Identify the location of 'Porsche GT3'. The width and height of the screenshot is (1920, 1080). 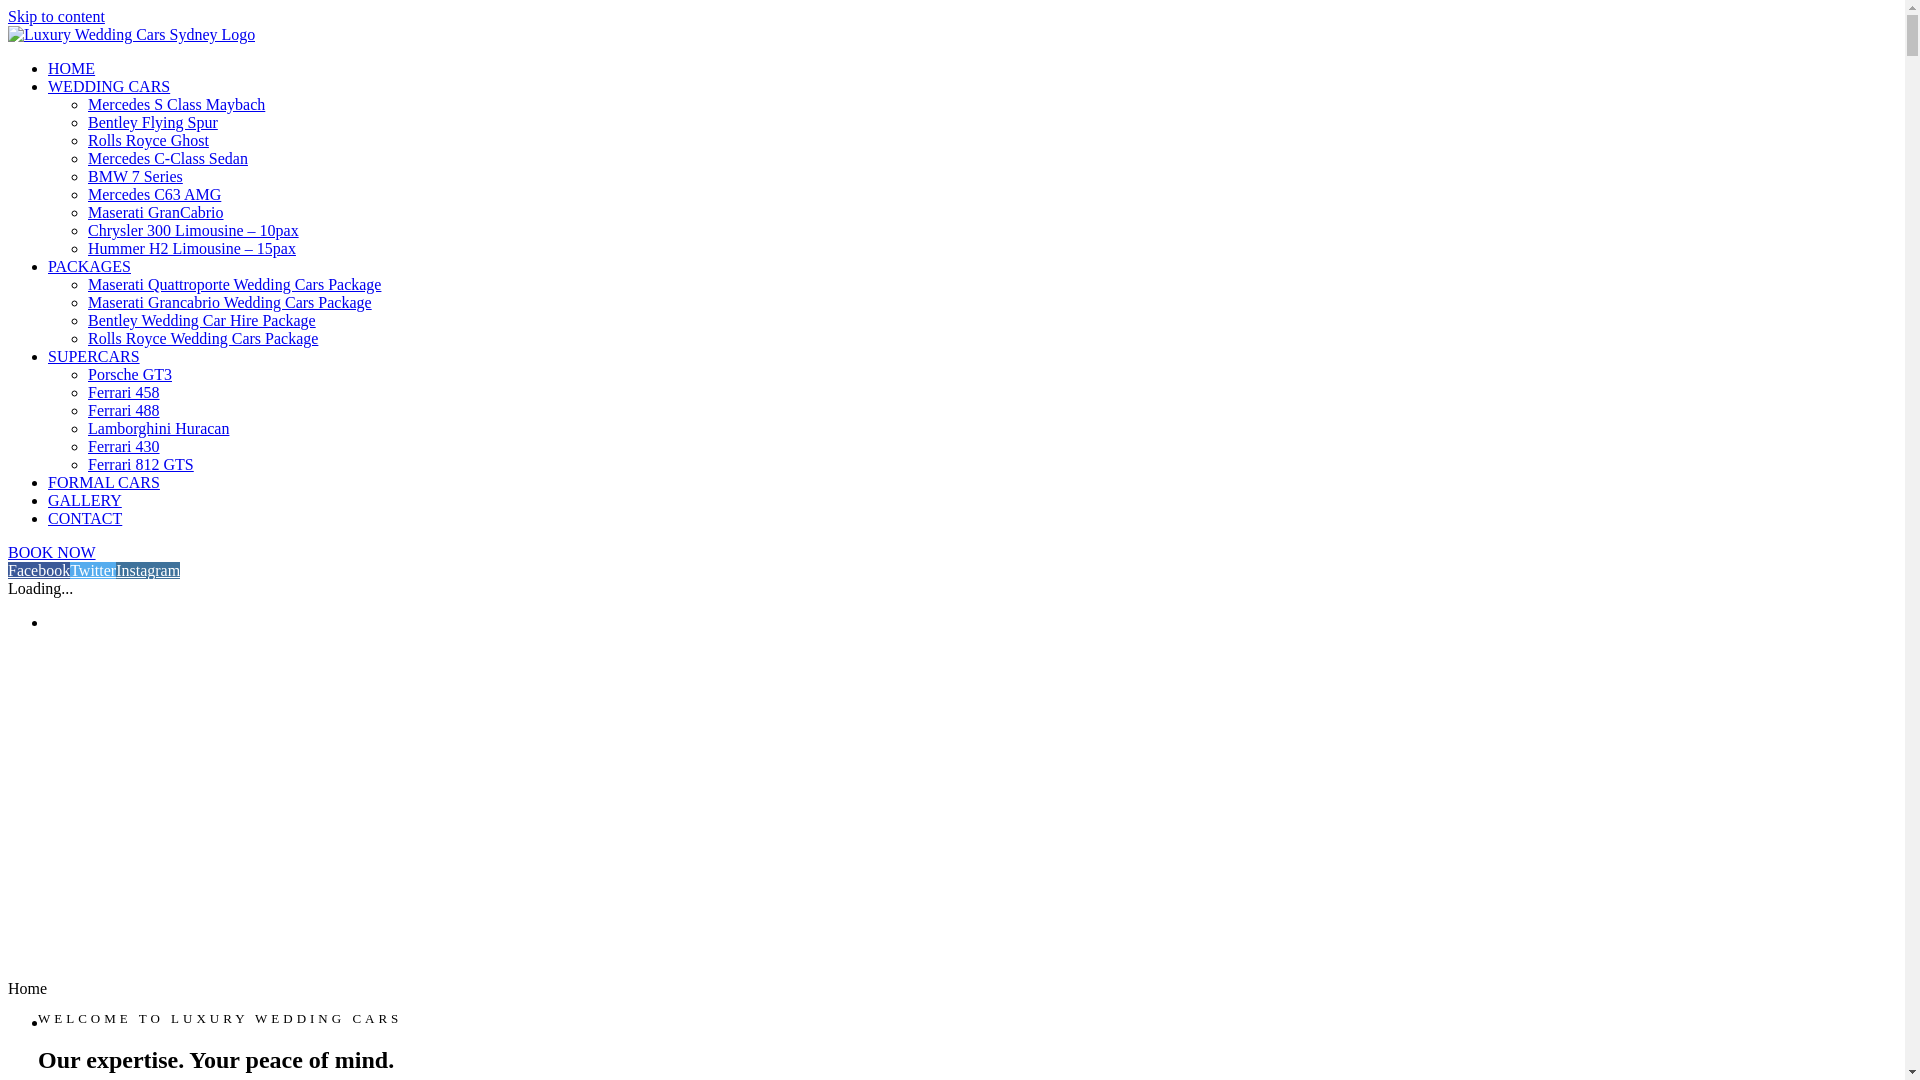
(128, 374).